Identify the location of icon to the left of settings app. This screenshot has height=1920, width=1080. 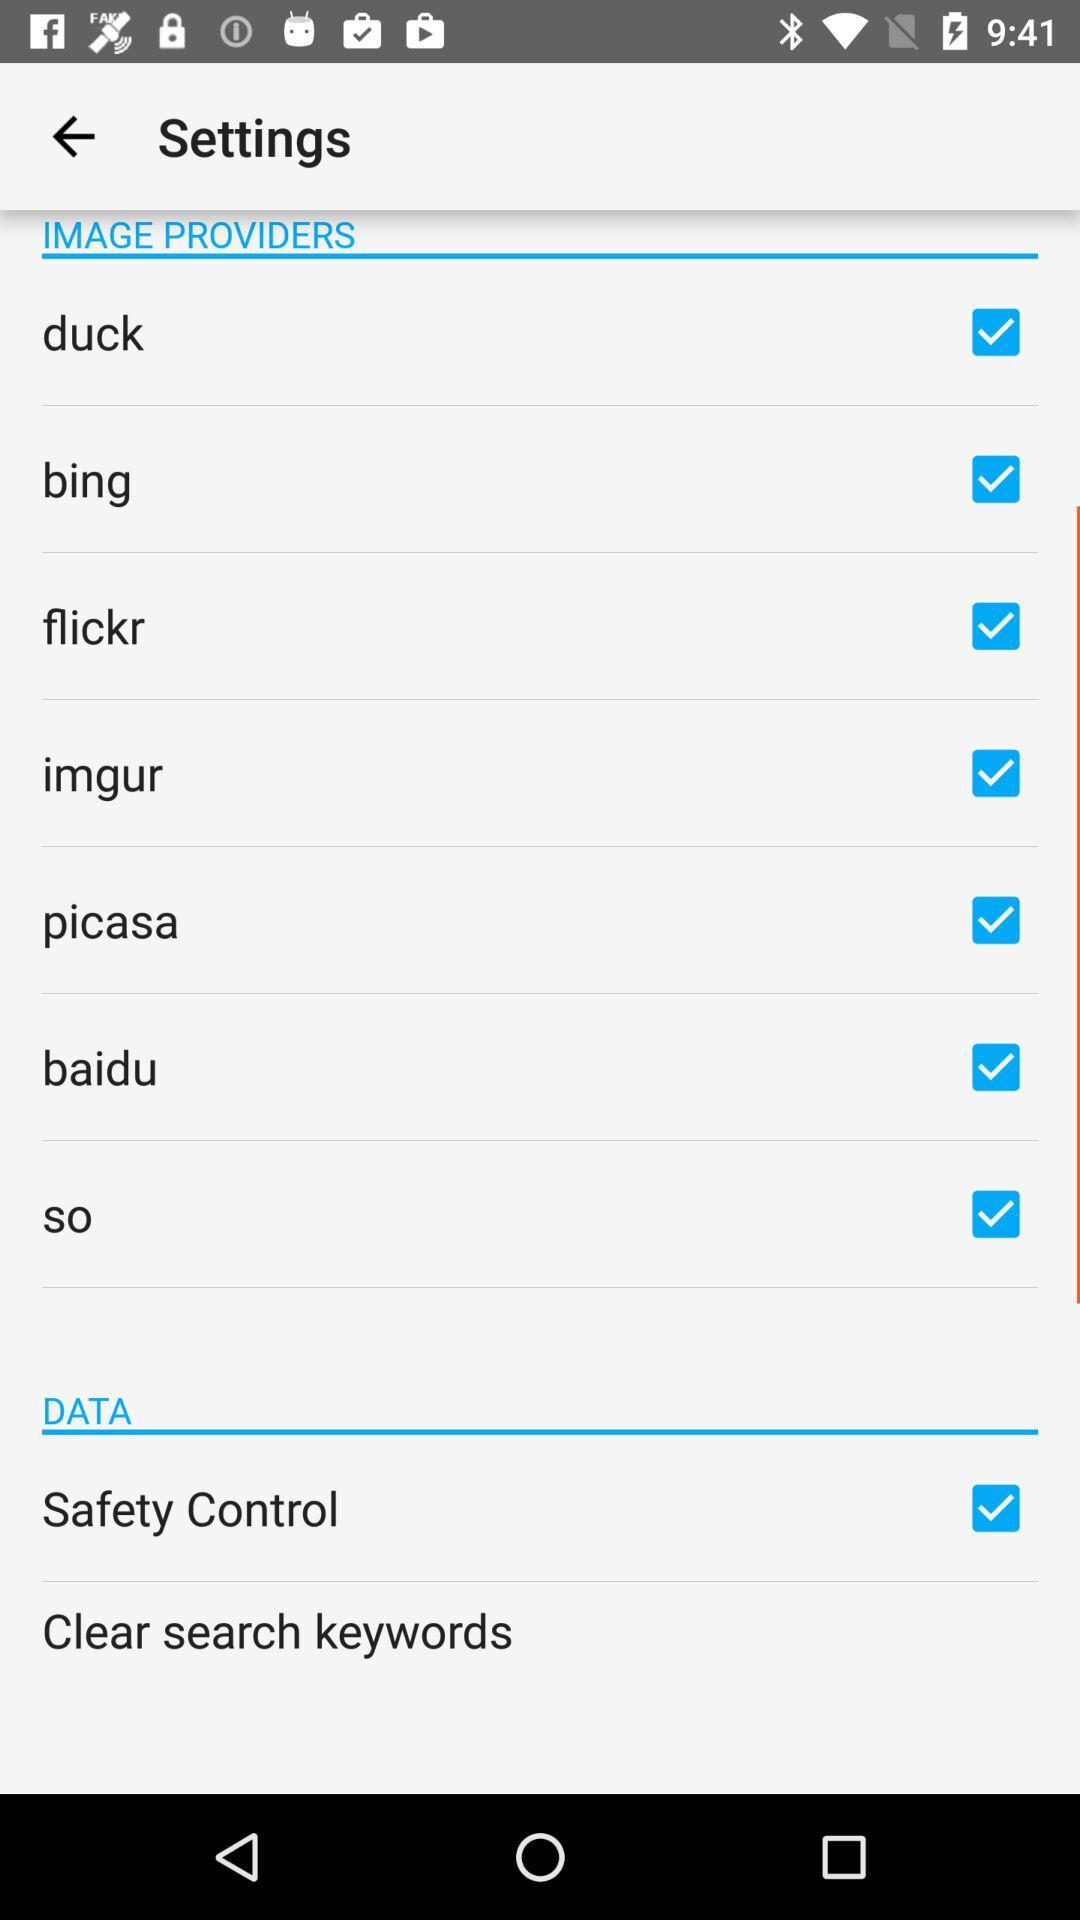
(72, 135).